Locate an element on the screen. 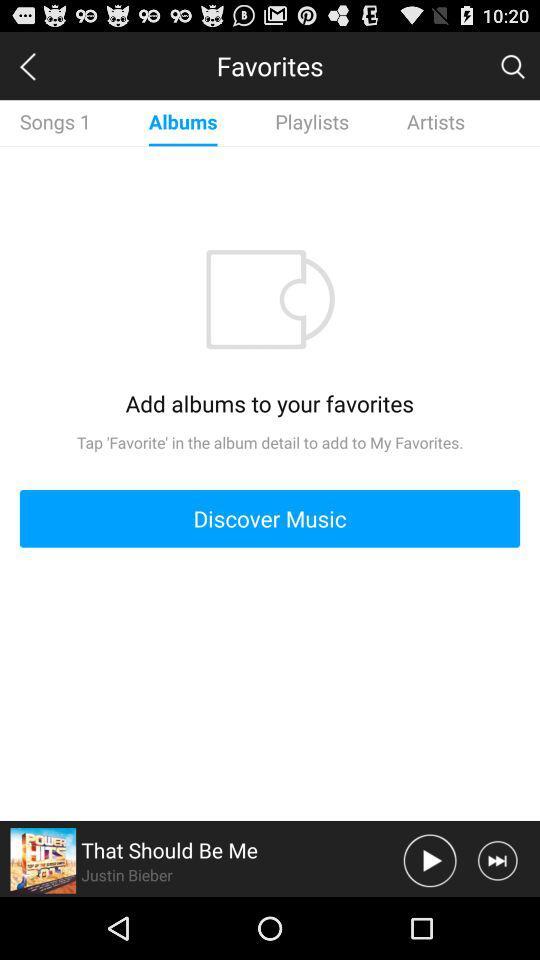  the search icon is located at coordinates (512, 70).